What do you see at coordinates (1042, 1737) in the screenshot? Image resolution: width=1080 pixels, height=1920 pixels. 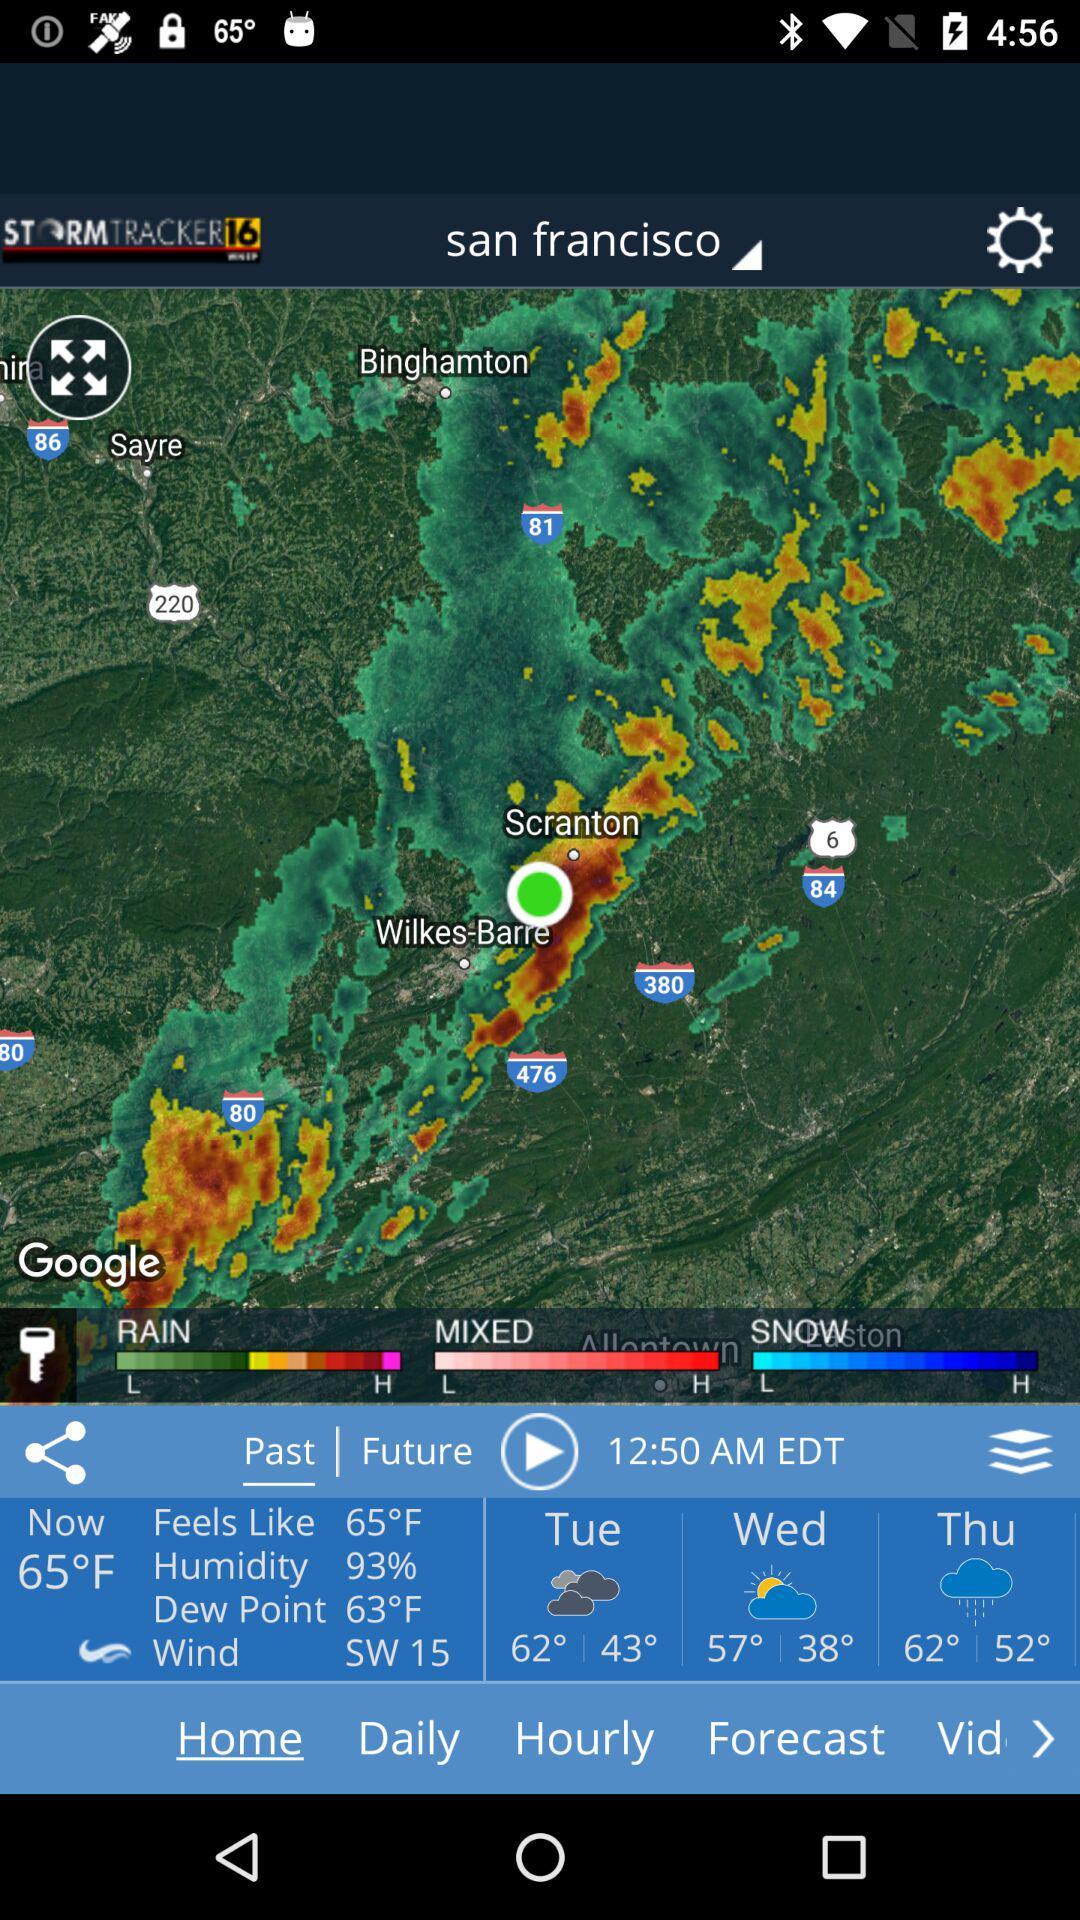 I see `the arrow_forward icon` at bounding box center [1042, 1737].